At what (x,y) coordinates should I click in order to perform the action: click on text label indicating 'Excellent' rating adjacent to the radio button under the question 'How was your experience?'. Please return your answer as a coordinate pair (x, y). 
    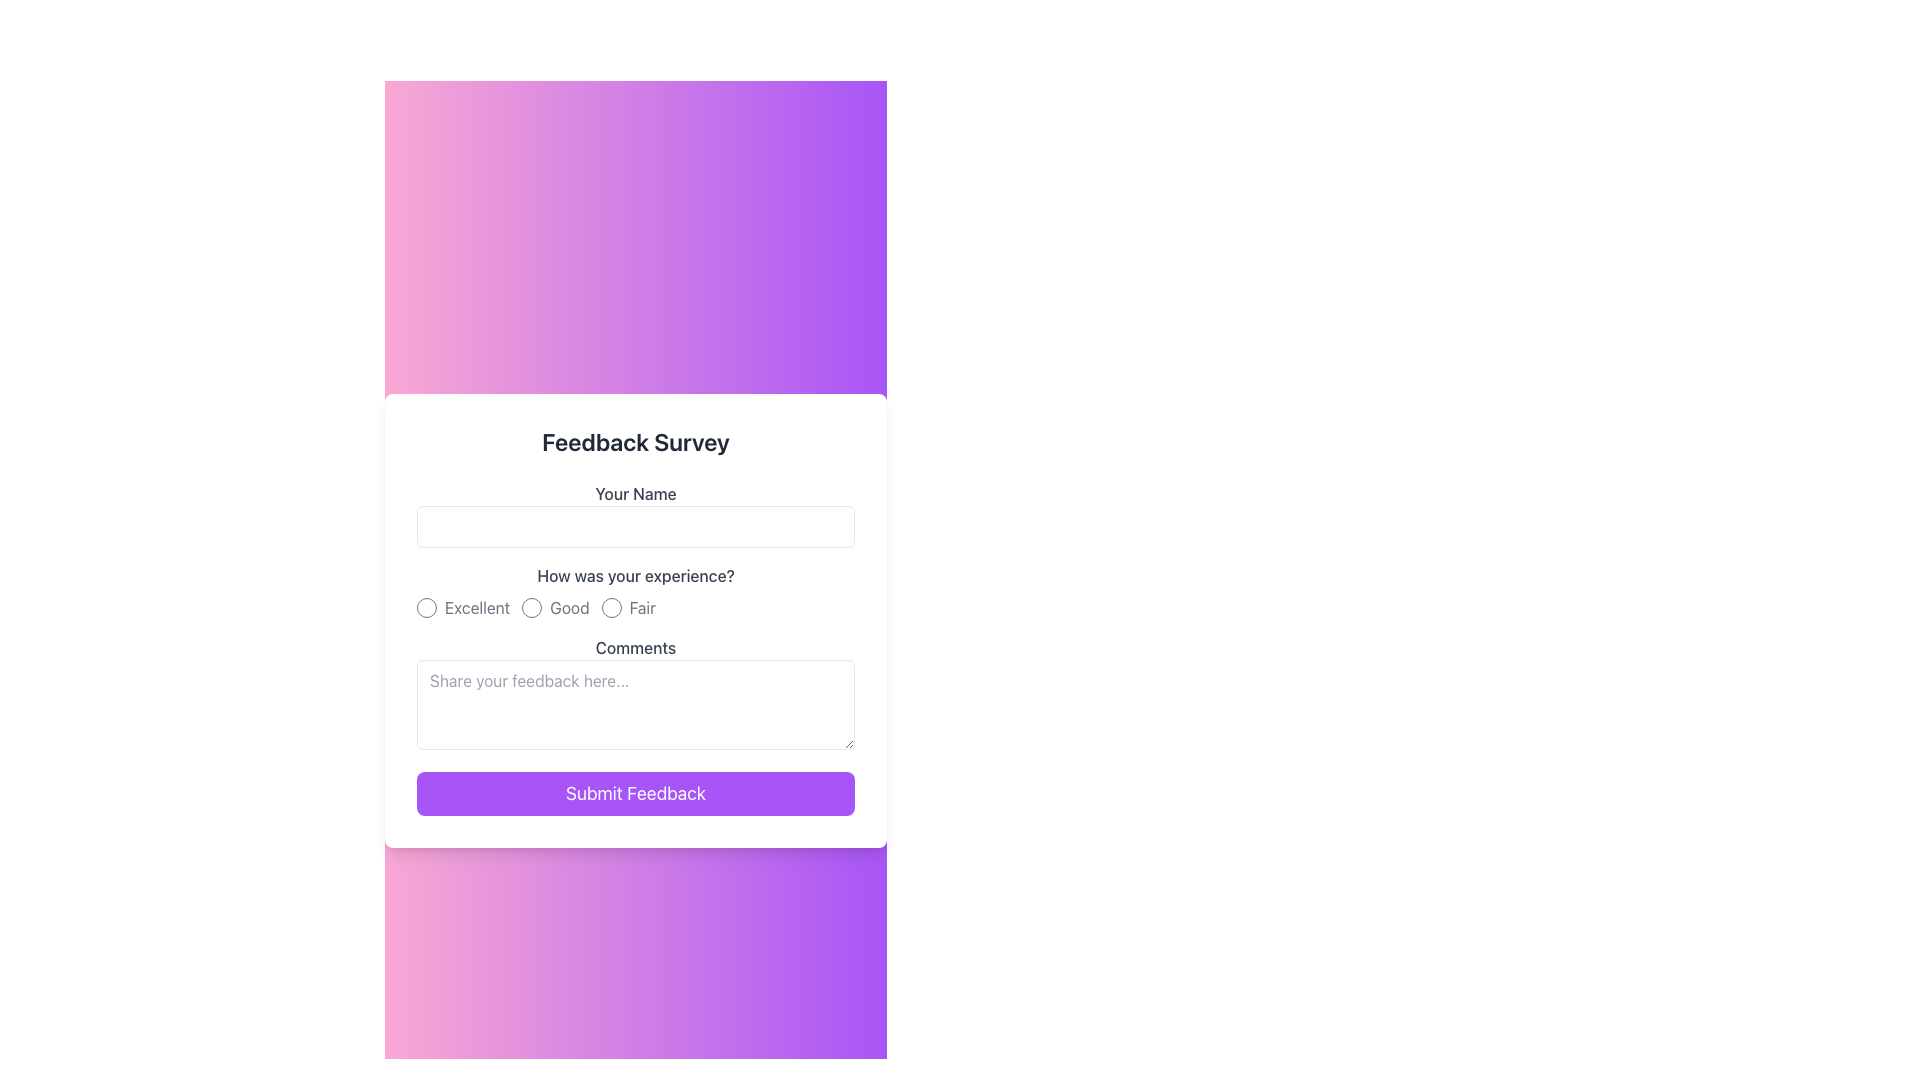
    Looking at the image, I should click on (476, 607).